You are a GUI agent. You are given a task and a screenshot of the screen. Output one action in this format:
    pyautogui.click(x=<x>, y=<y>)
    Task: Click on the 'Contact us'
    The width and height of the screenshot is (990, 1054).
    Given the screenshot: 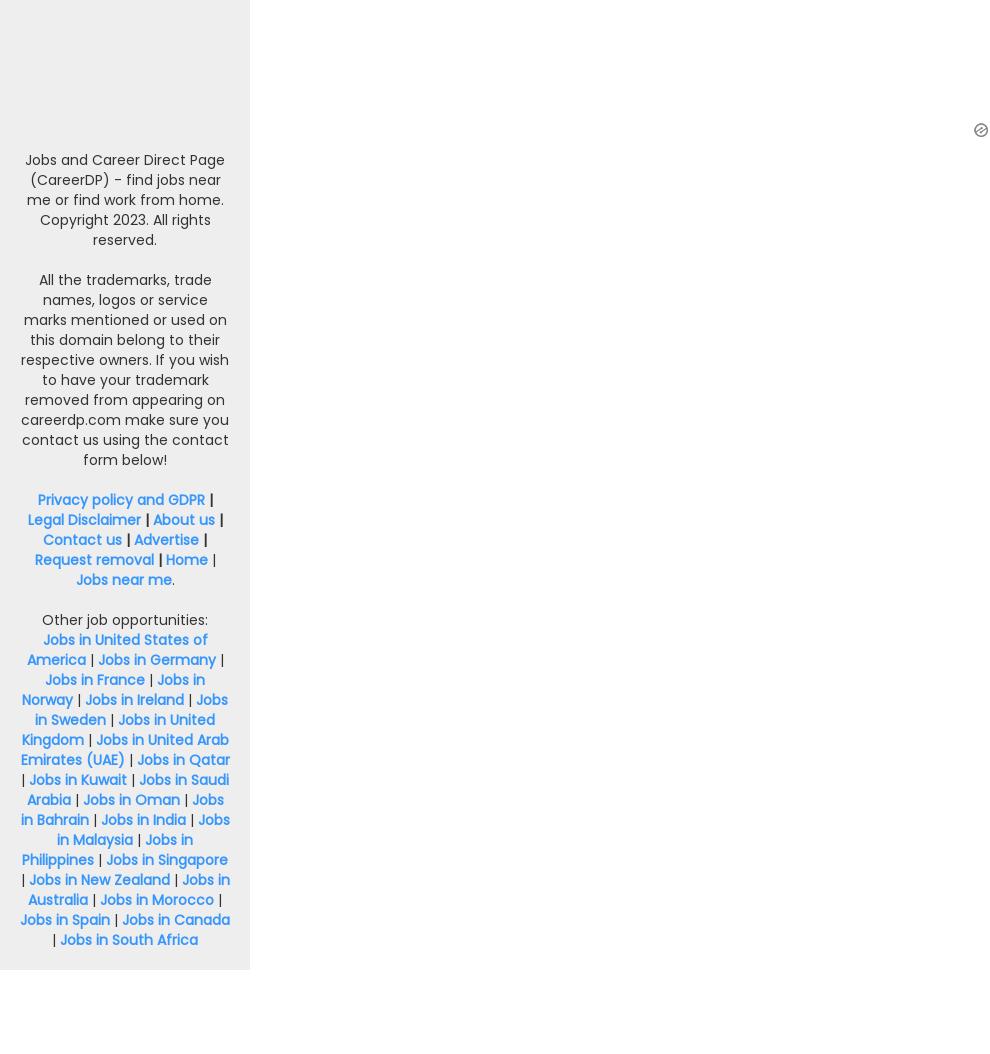 What is the action you would take?
    pyautogui.click(x=82, y=539)
    